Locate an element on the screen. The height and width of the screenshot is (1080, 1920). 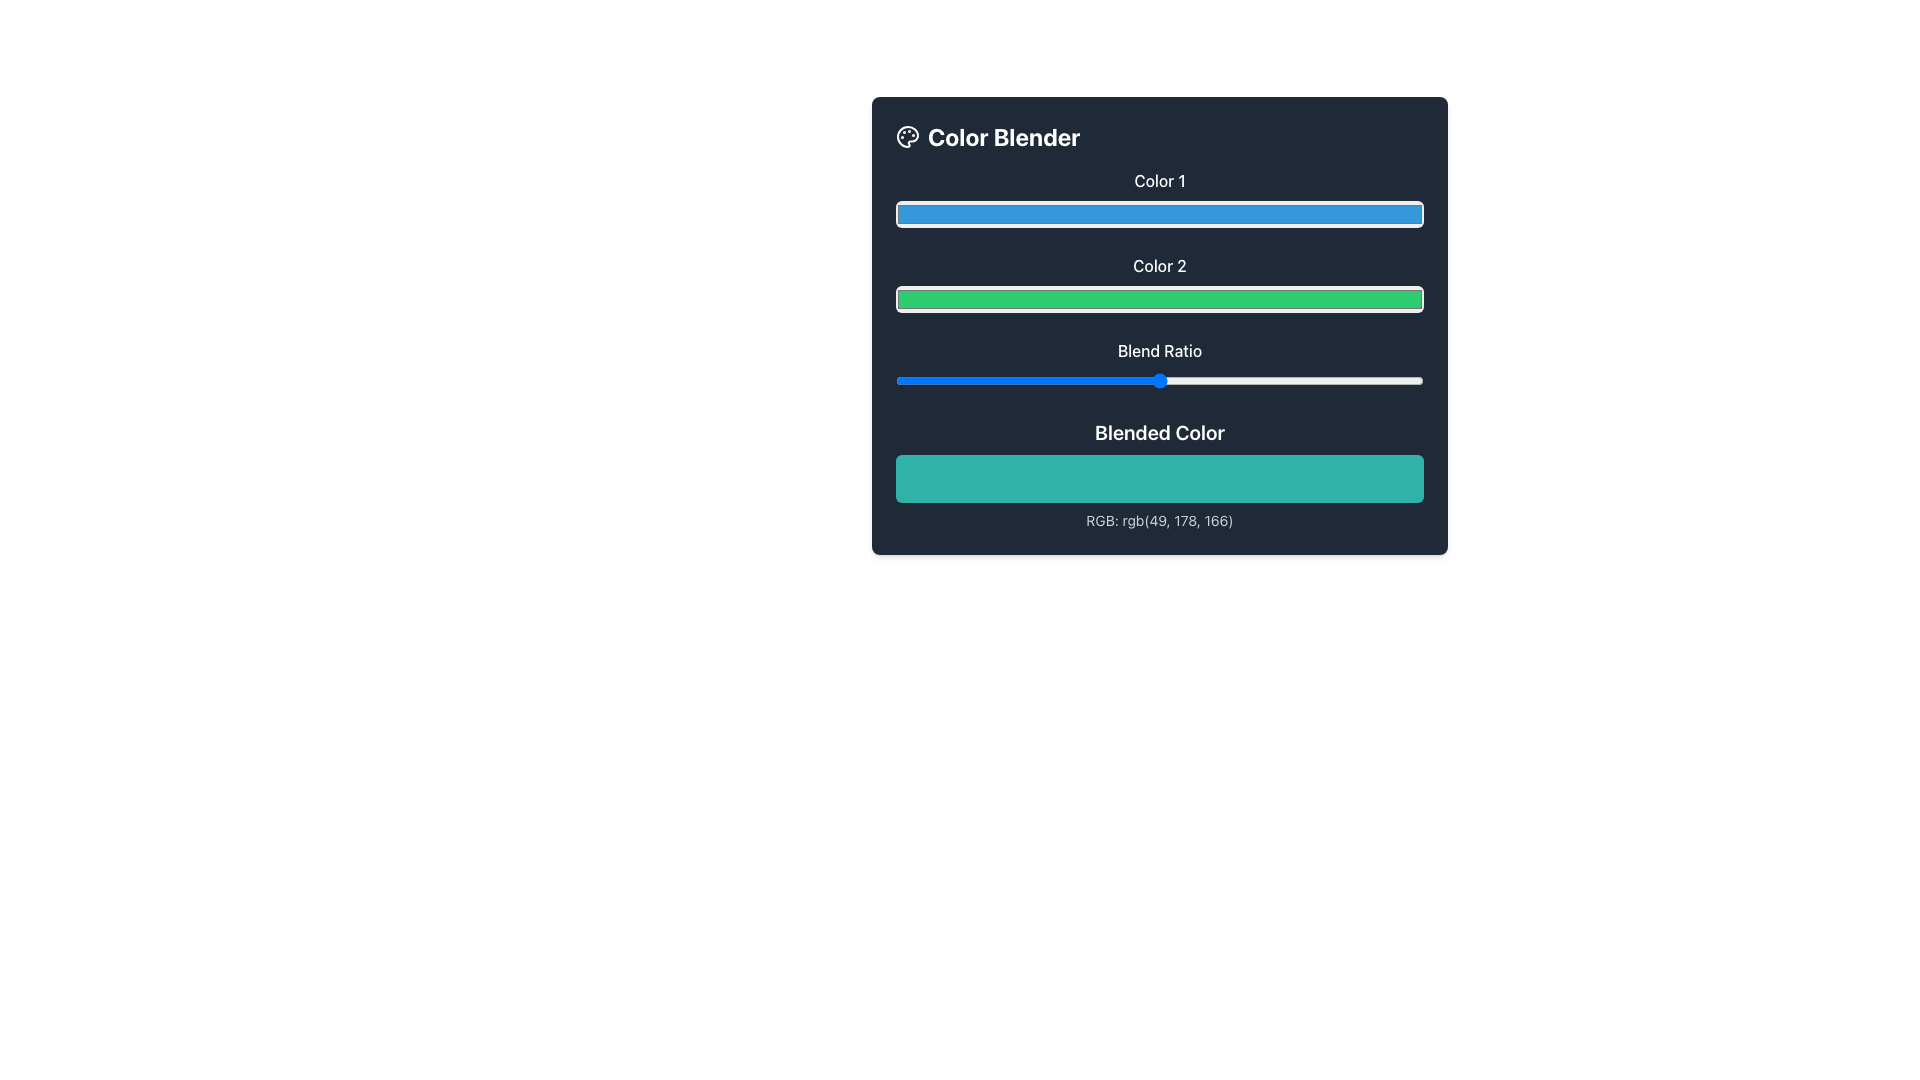
the color picker input field with a rounded border filled with blue color (#3498db) that is located below the label 'Color 1' is located at coordinates (1160, 214).